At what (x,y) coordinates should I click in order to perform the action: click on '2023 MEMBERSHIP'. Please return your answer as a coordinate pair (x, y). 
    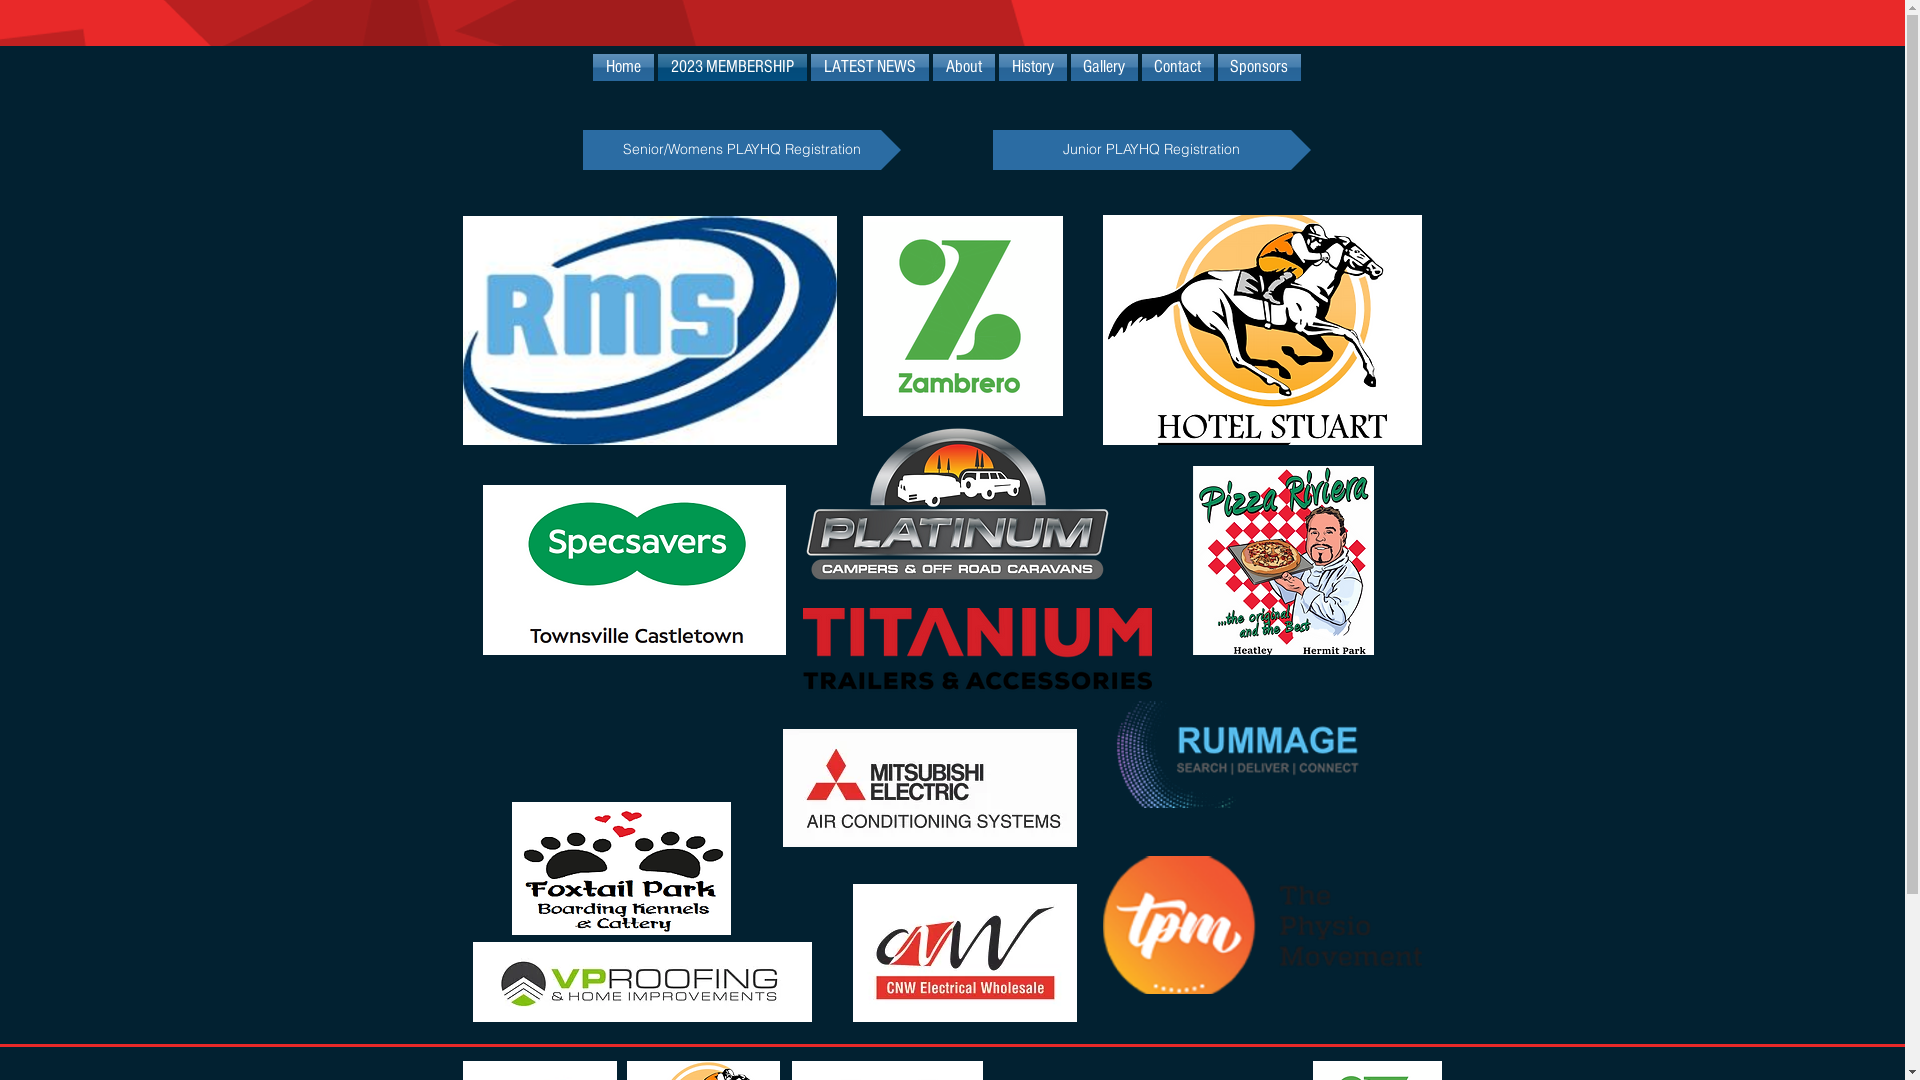
    Looking at the image, I should click on (656, 66).